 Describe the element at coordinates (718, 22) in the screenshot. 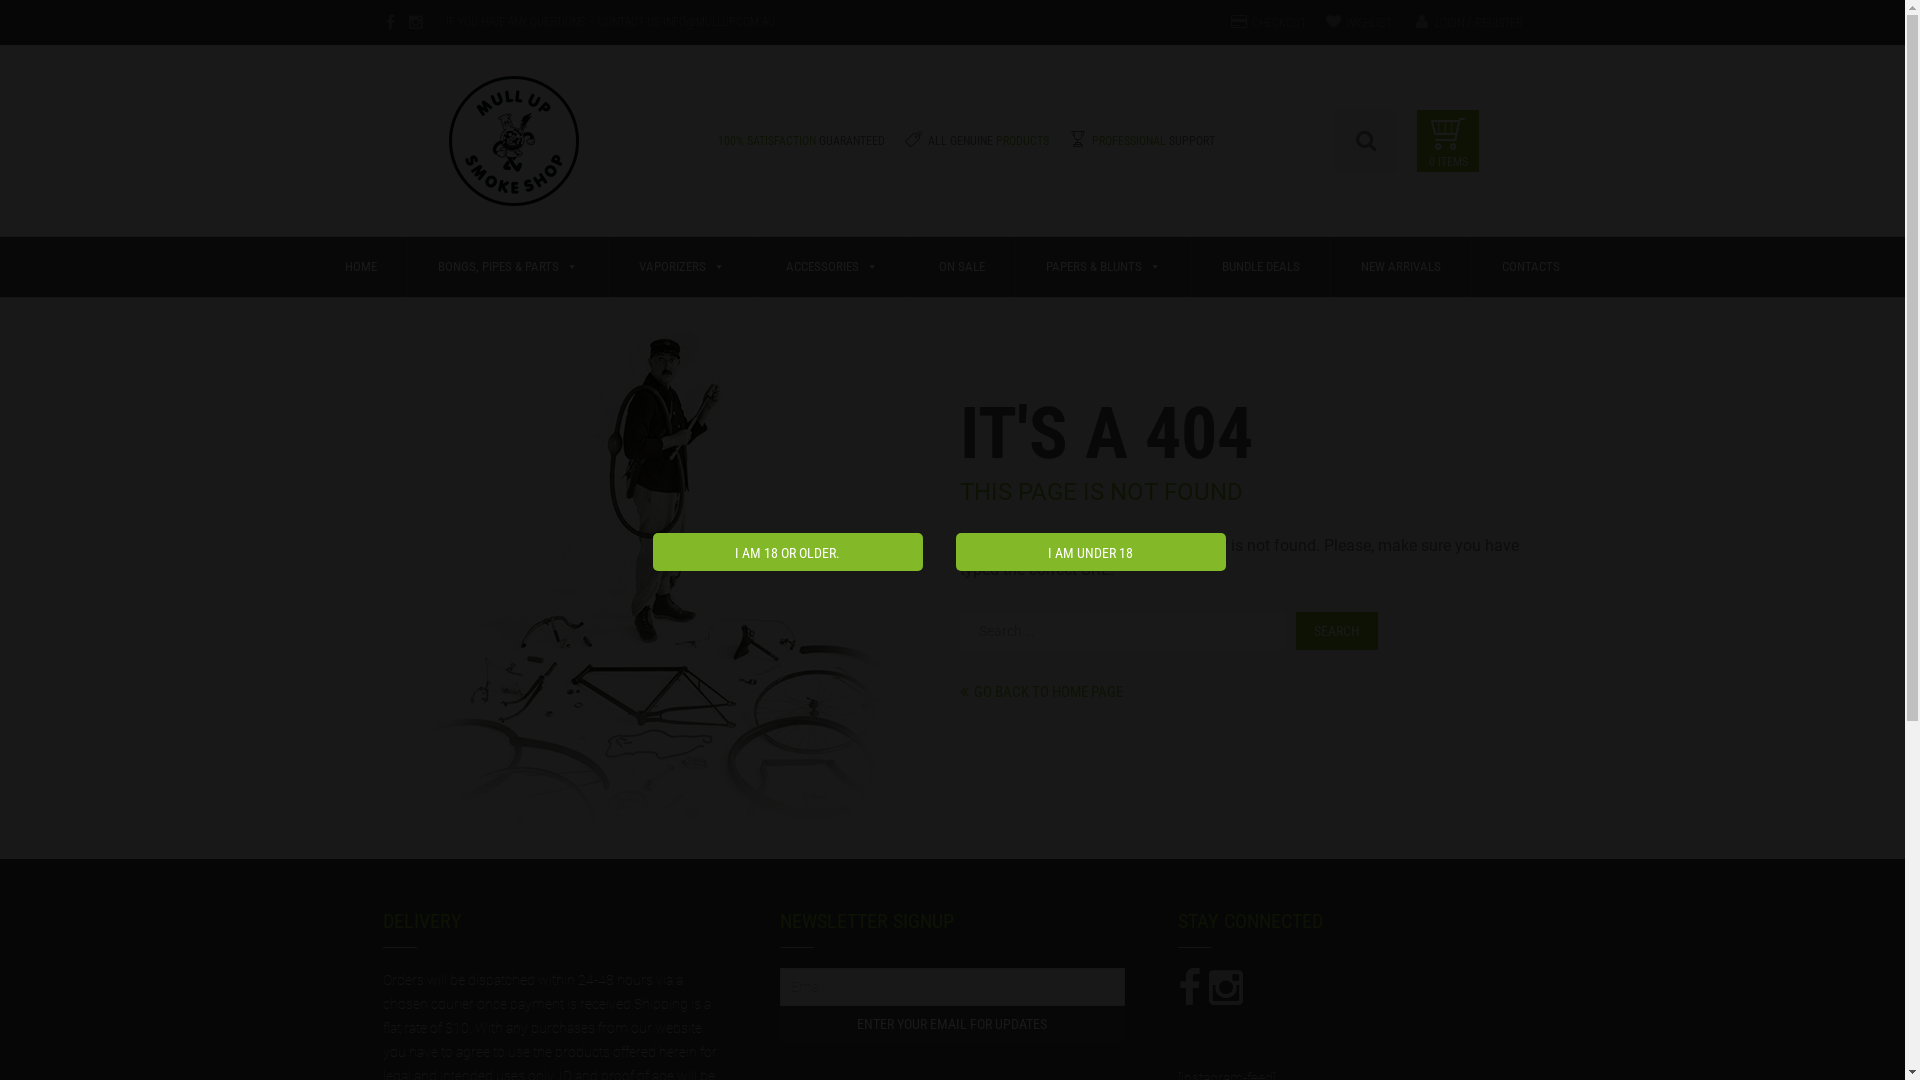

I see `'INFO@MULLUP.COM.AU'` at that location.